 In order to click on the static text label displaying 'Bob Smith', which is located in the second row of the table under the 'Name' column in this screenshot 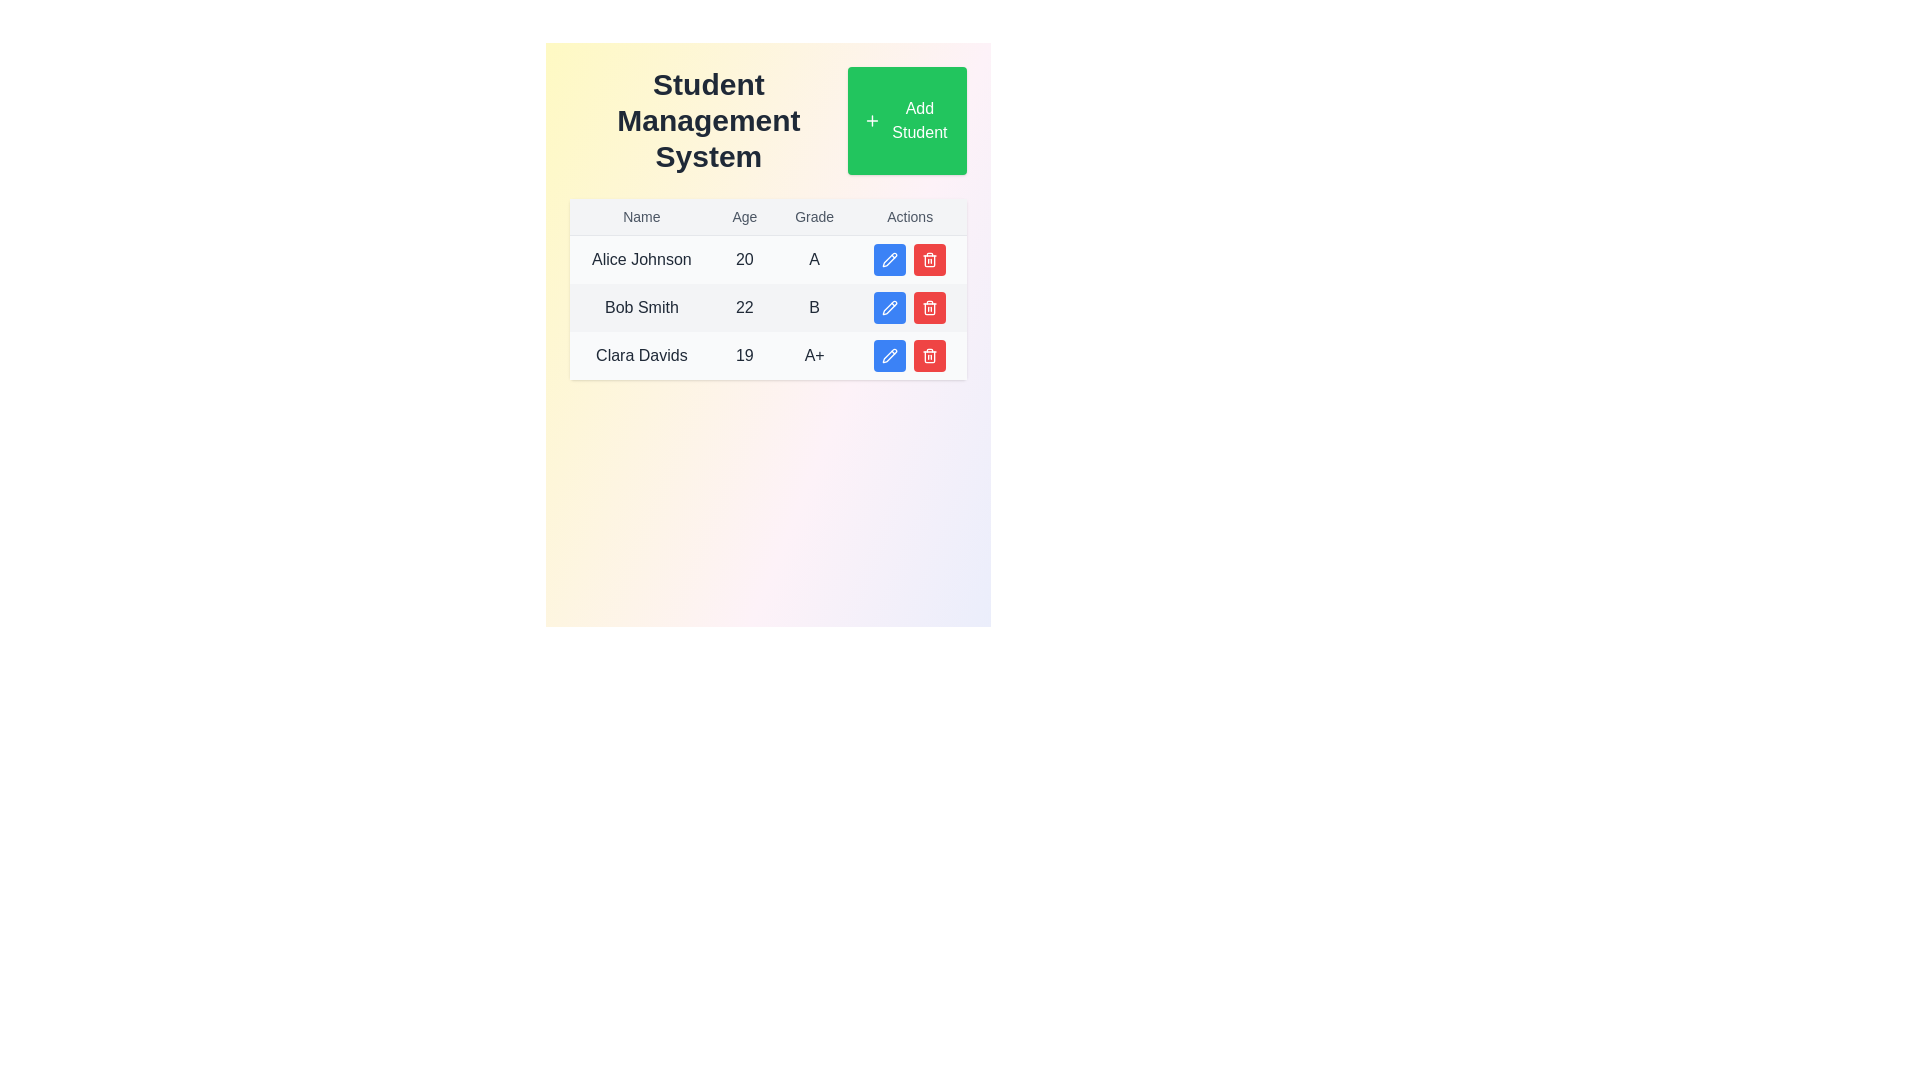, I will do `click(641, 308)`.